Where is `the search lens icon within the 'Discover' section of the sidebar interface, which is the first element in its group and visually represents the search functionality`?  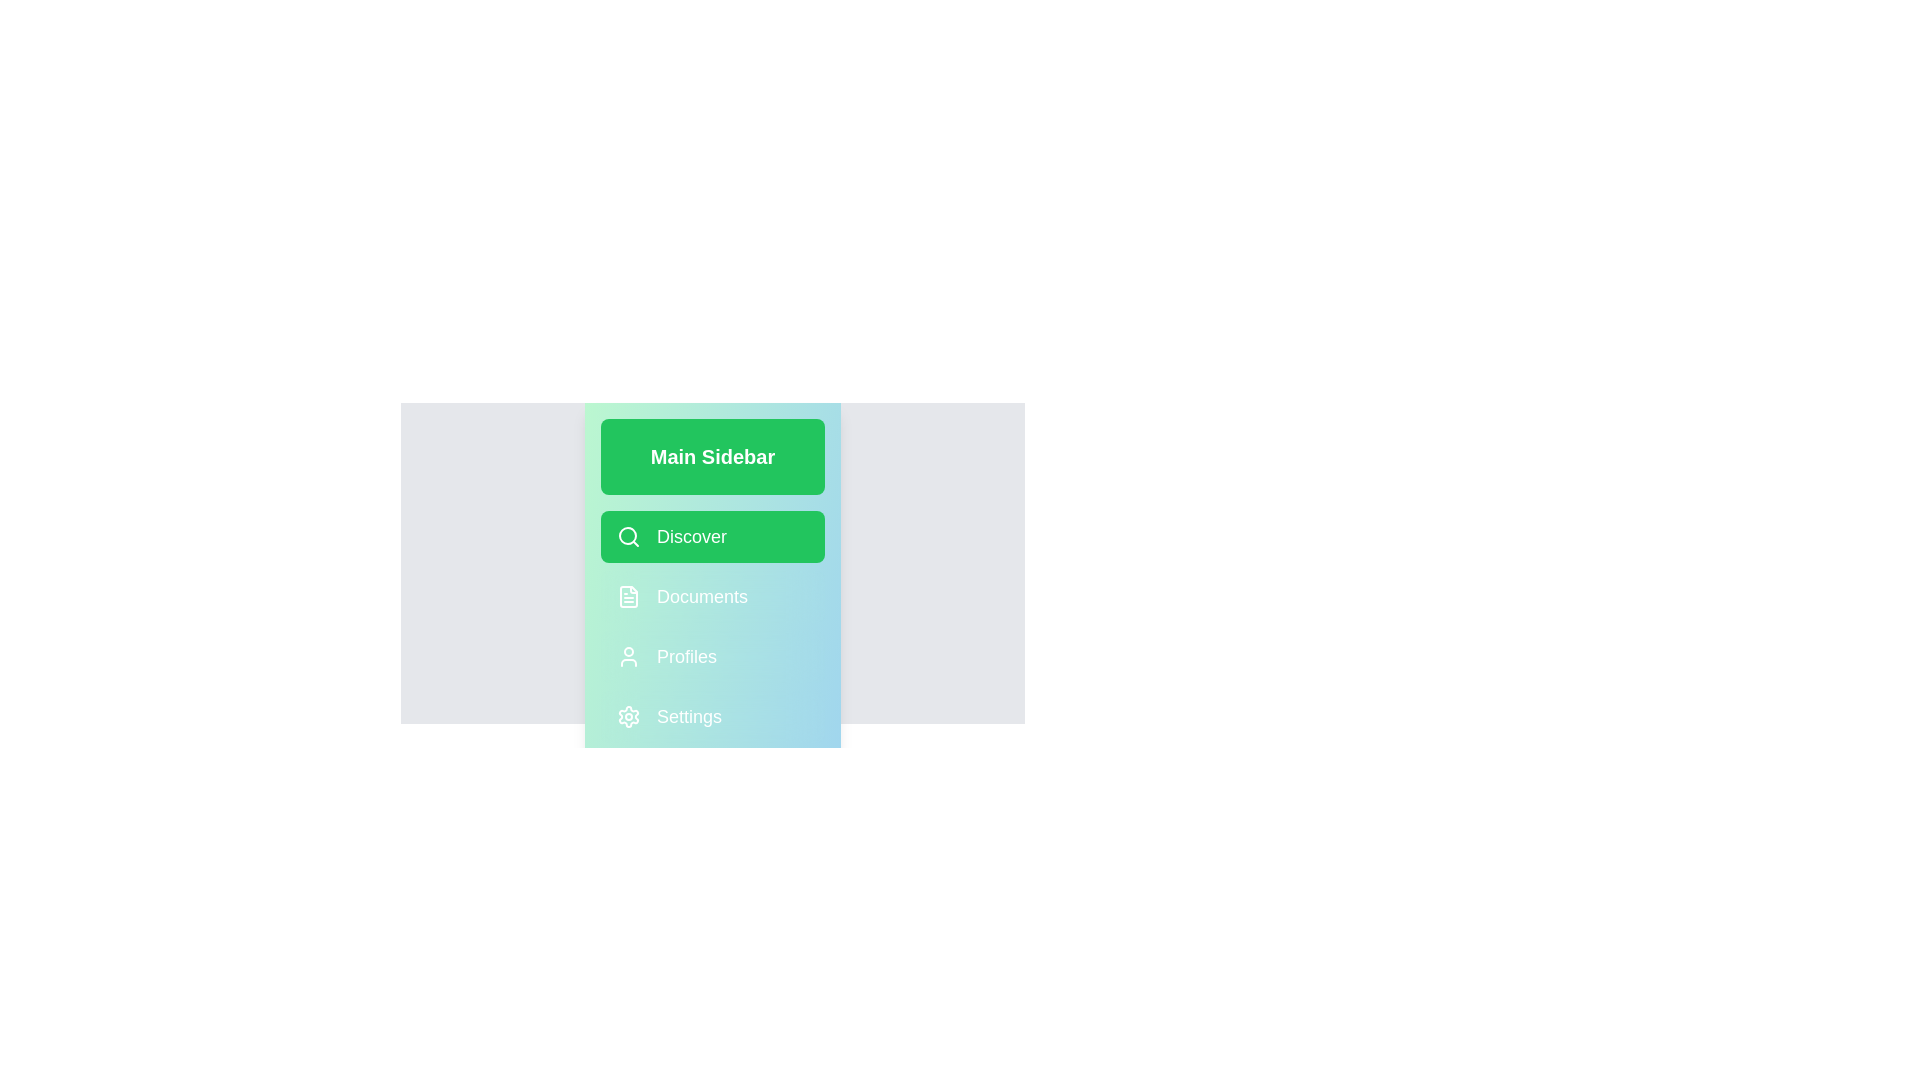 the search lens icon within the 'Discover' section of the sidebar interface, which is the first element in its group and visually represents the search functionality is located at coordinates (627, 535).